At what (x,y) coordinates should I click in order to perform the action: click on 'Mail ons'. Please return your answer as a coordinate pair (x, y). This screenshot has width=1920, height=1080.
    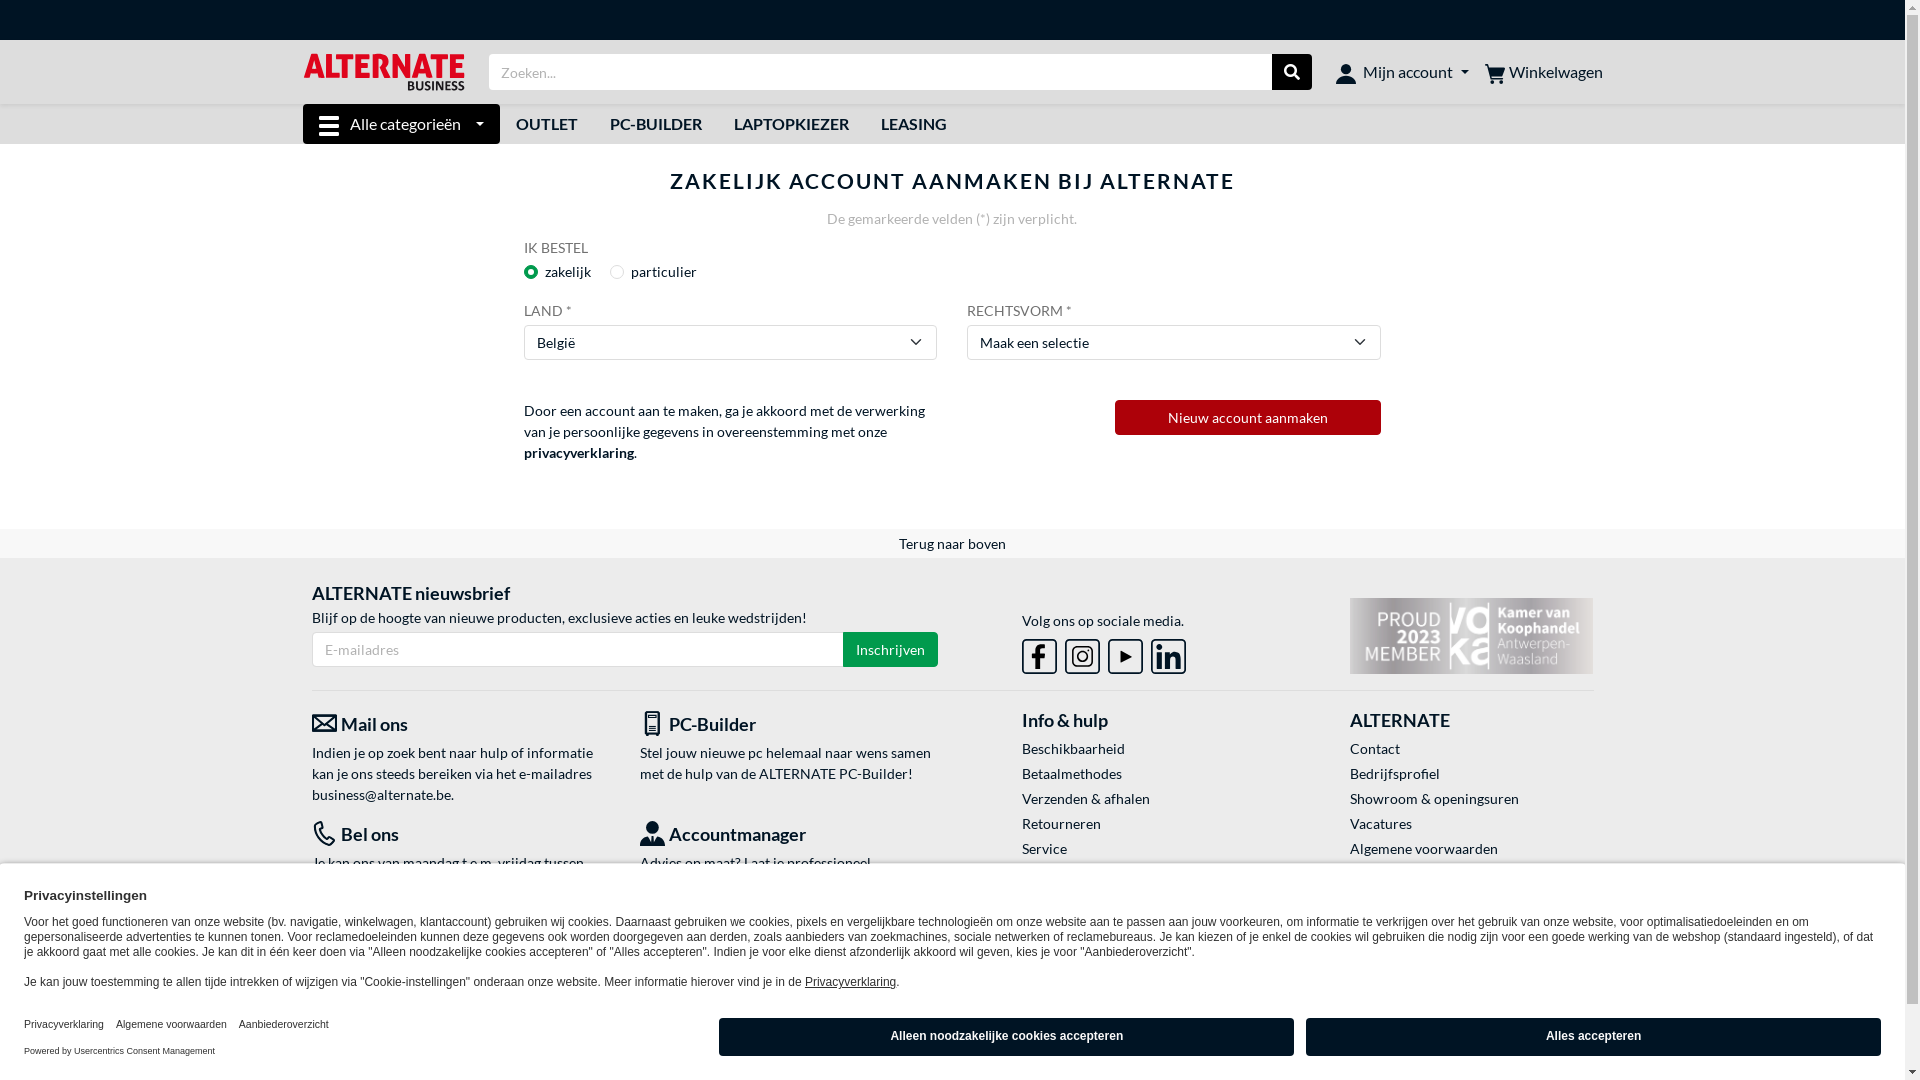
    Looking at the image, I should click on (311, 724).